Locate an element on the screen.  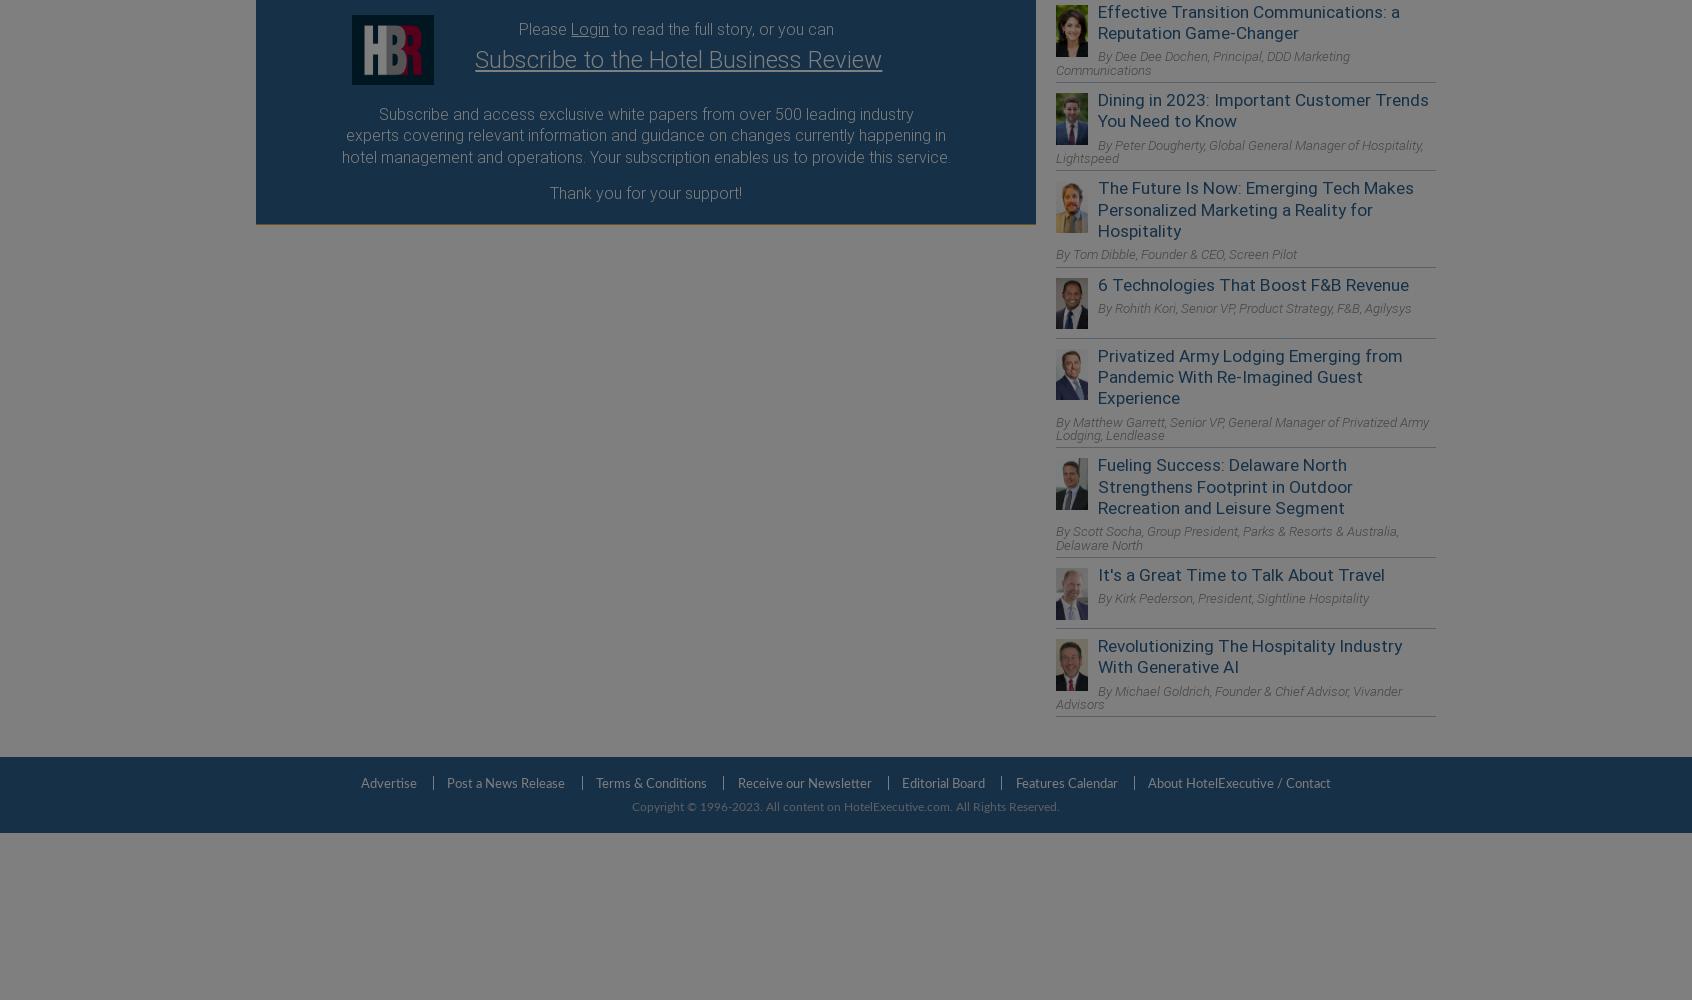
'Editorial Board' is located at coordinates (943, 783).